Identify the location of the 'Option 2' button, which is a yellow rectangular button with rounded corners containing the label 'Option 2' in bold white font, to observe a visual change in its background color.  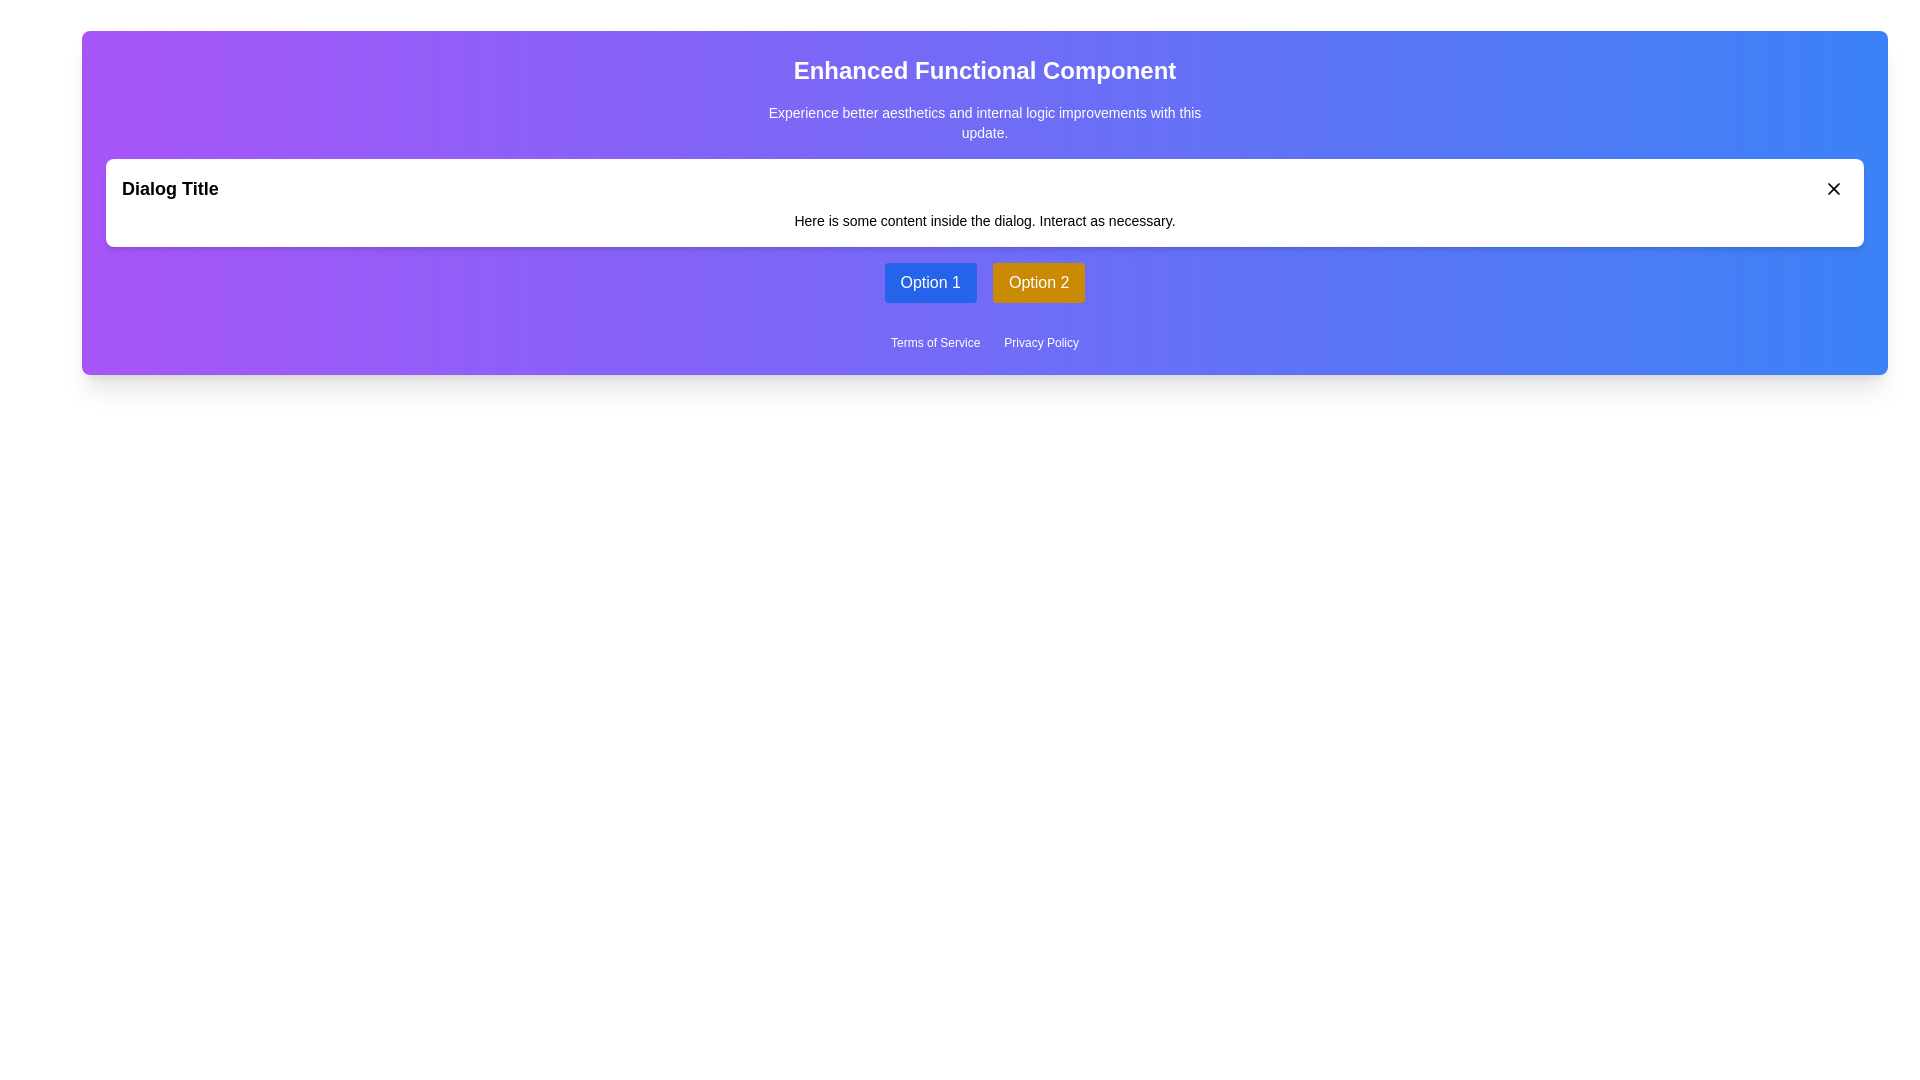
(1039, 282).